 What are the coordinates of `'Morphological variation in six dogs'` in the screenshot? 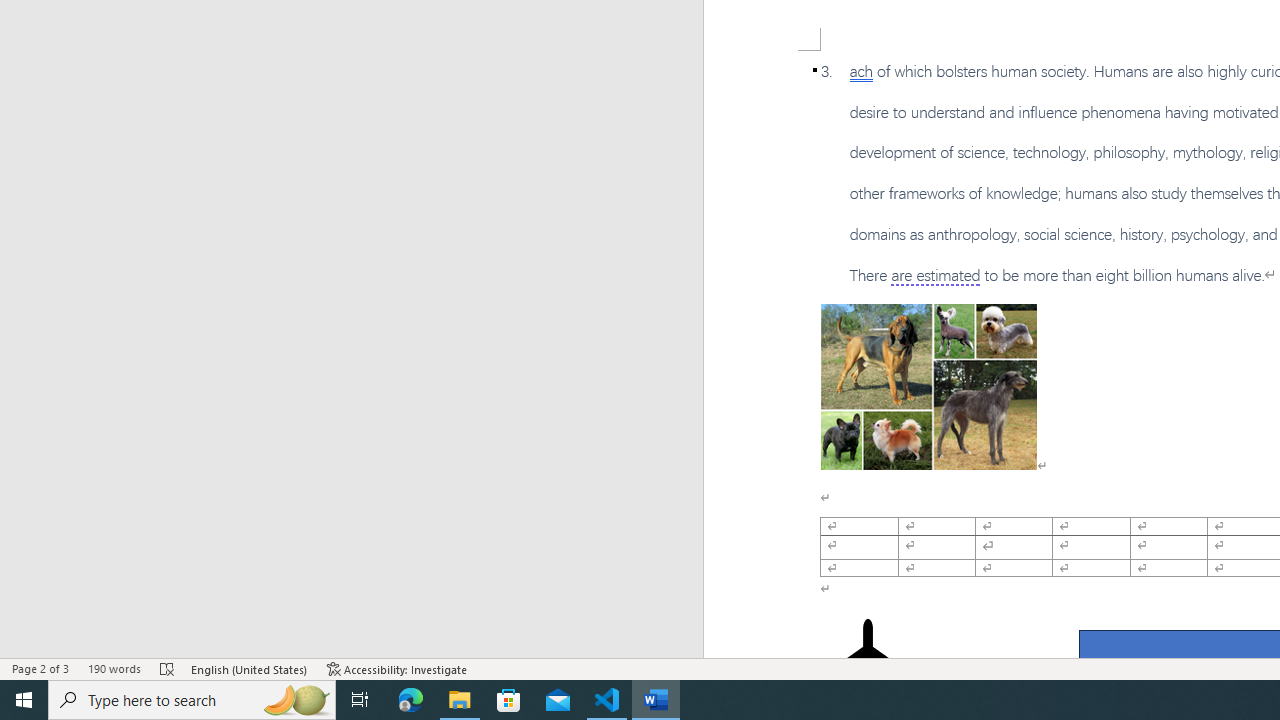 It's located at (927, 387).